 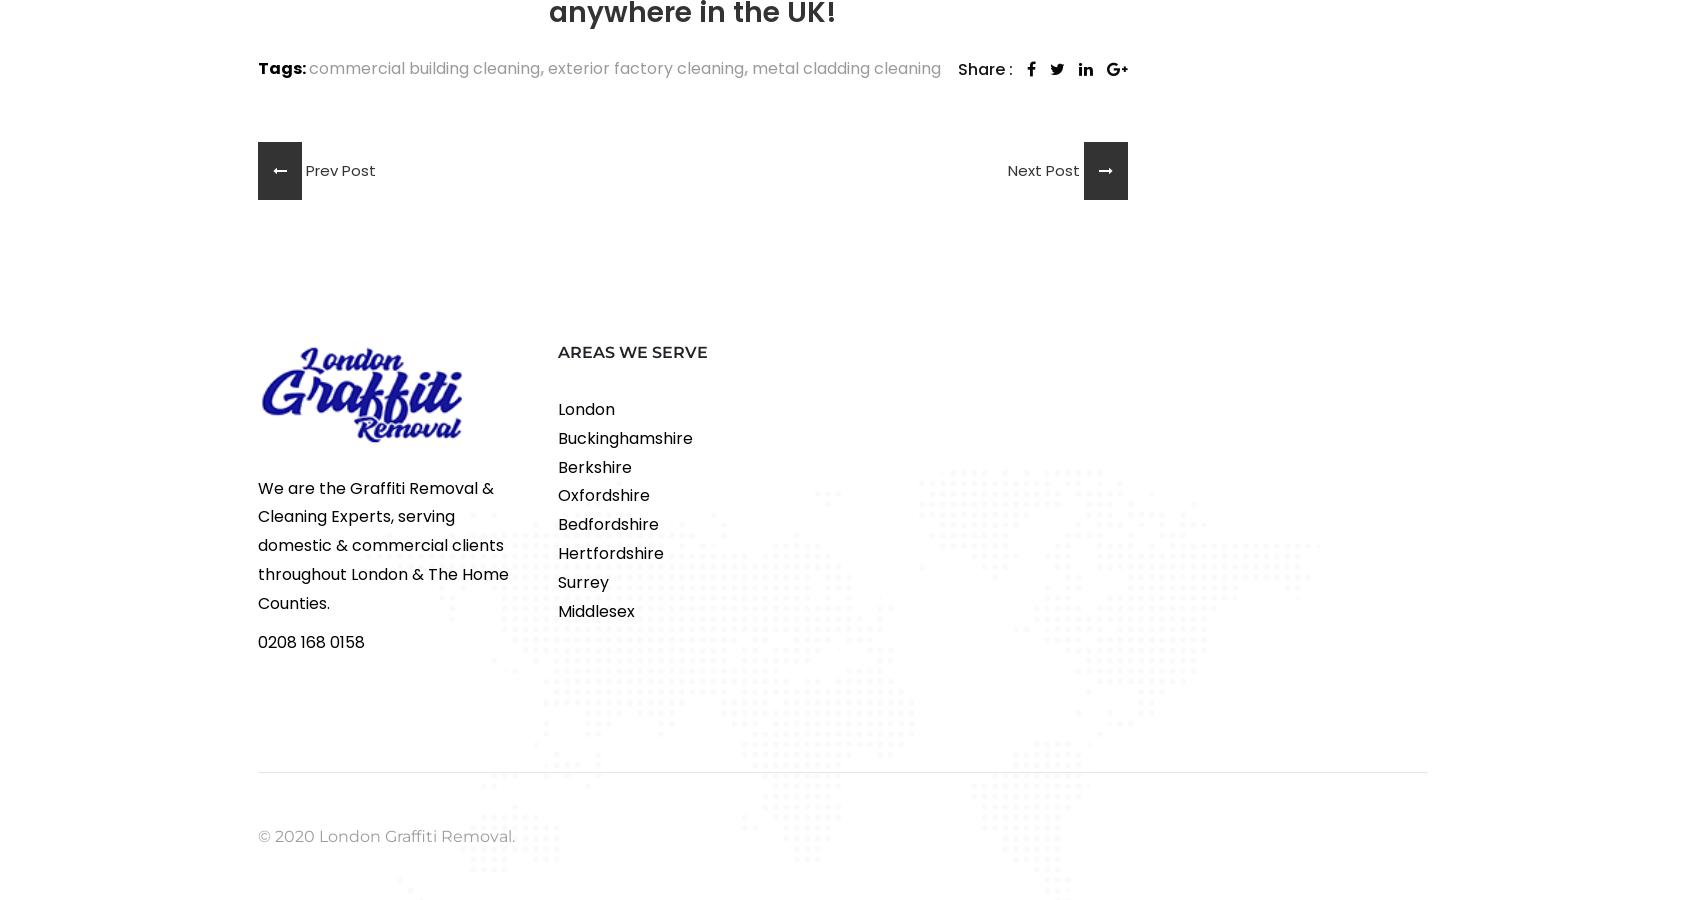 What do you see at coordinates (1045, 169) in the screenshot?
I see `'Next Post'` at bounding box center [1045, 169].